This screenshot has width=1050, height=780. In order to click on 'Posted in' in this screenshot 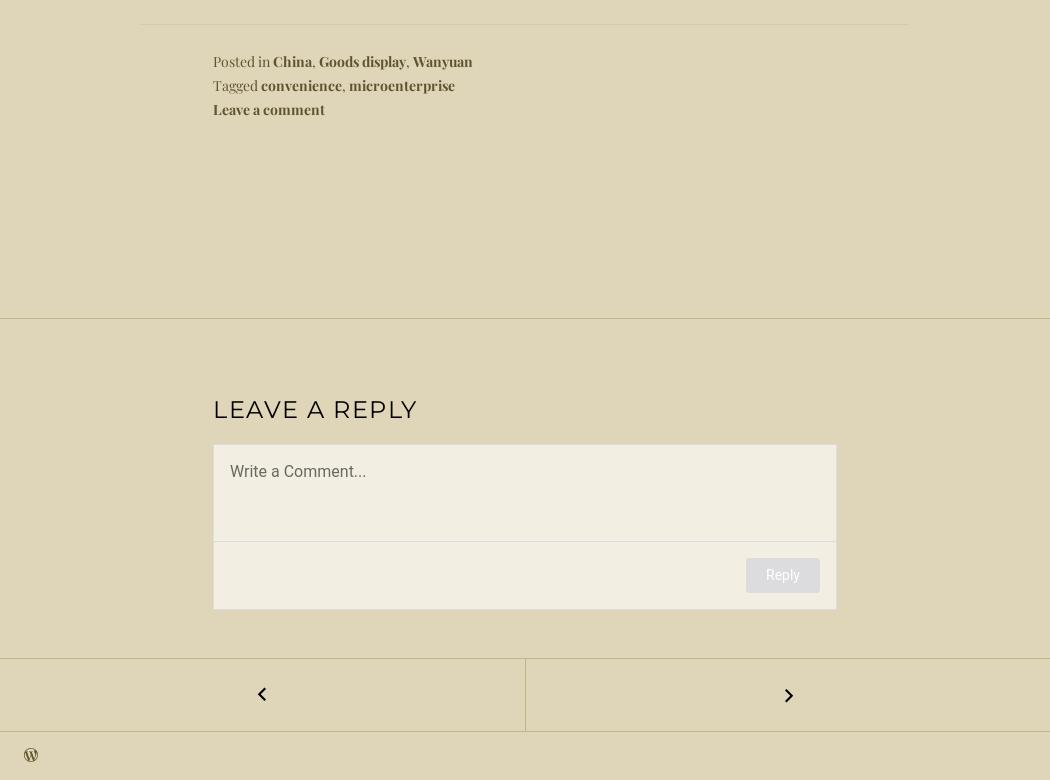, I will do `click(242, 61)`.